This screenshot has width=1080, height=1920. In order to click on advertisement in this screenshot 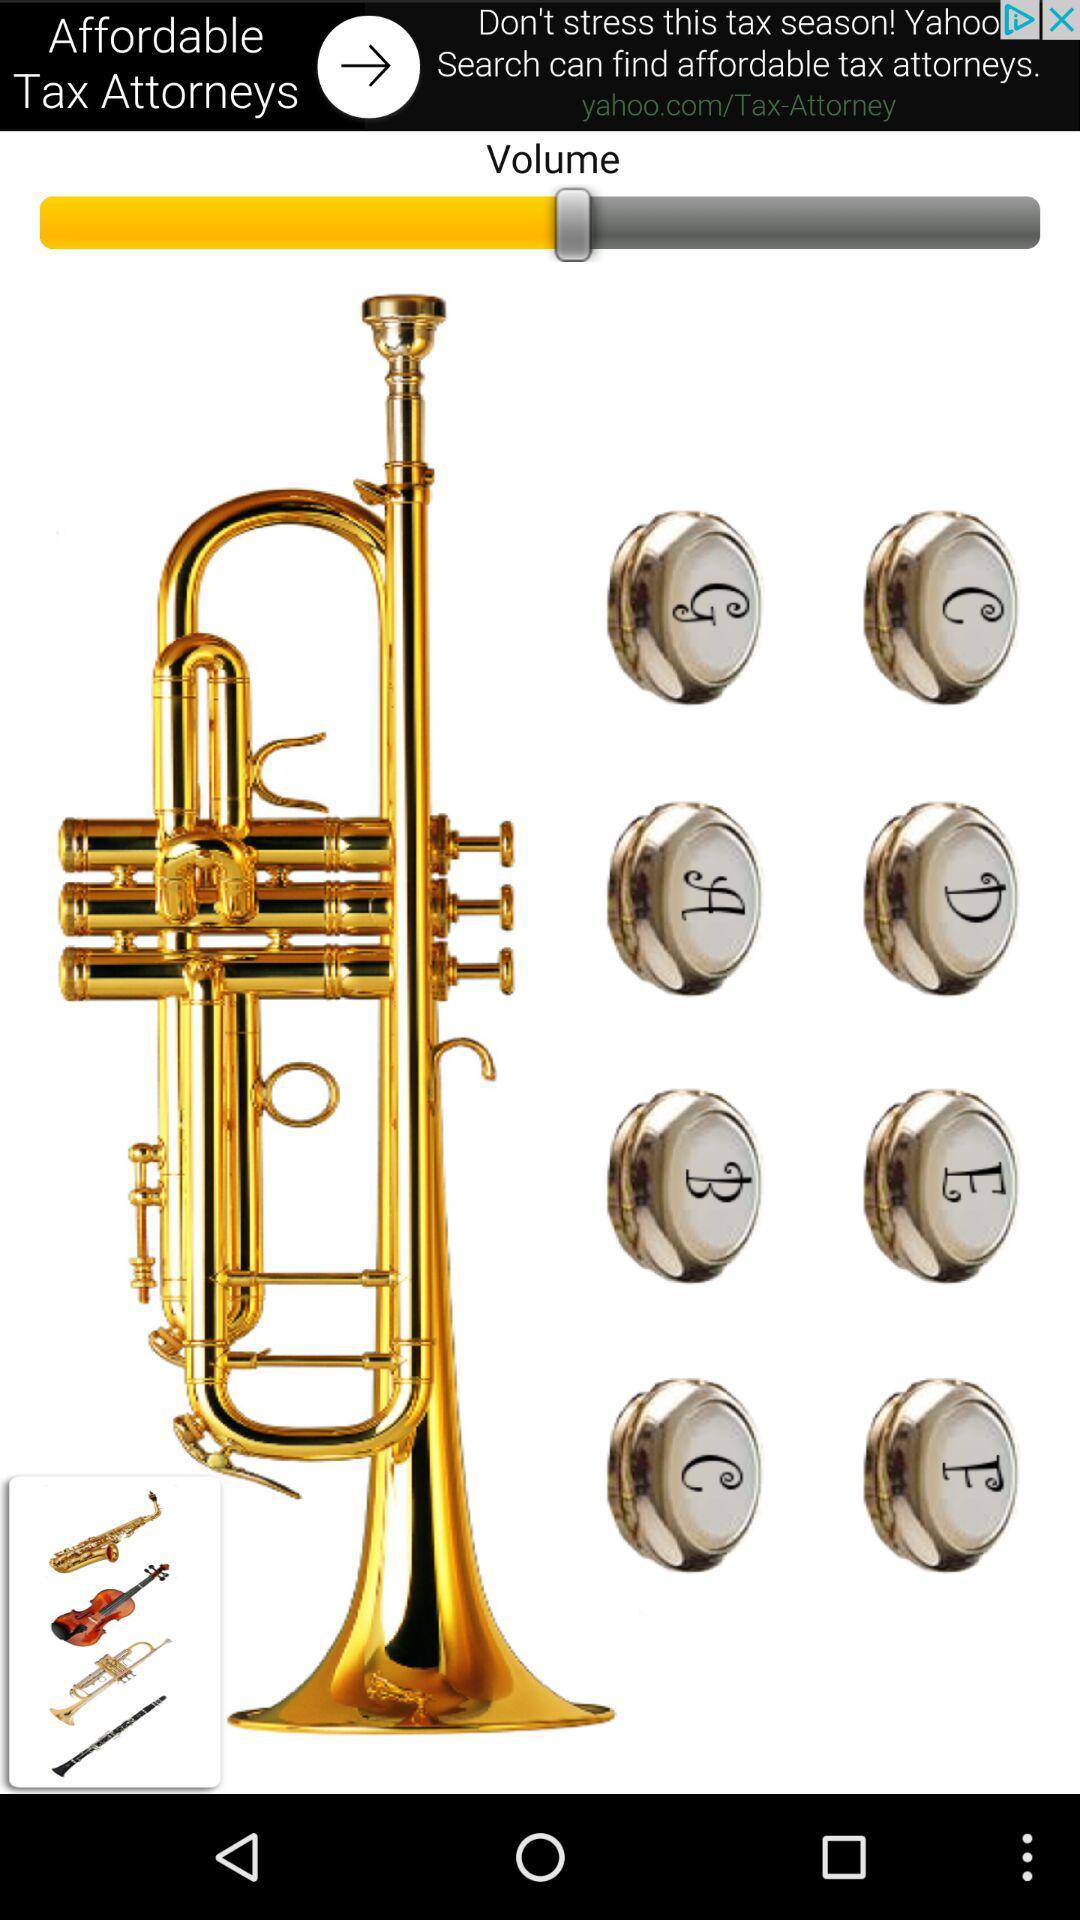, I will do `click(540, 65)`.